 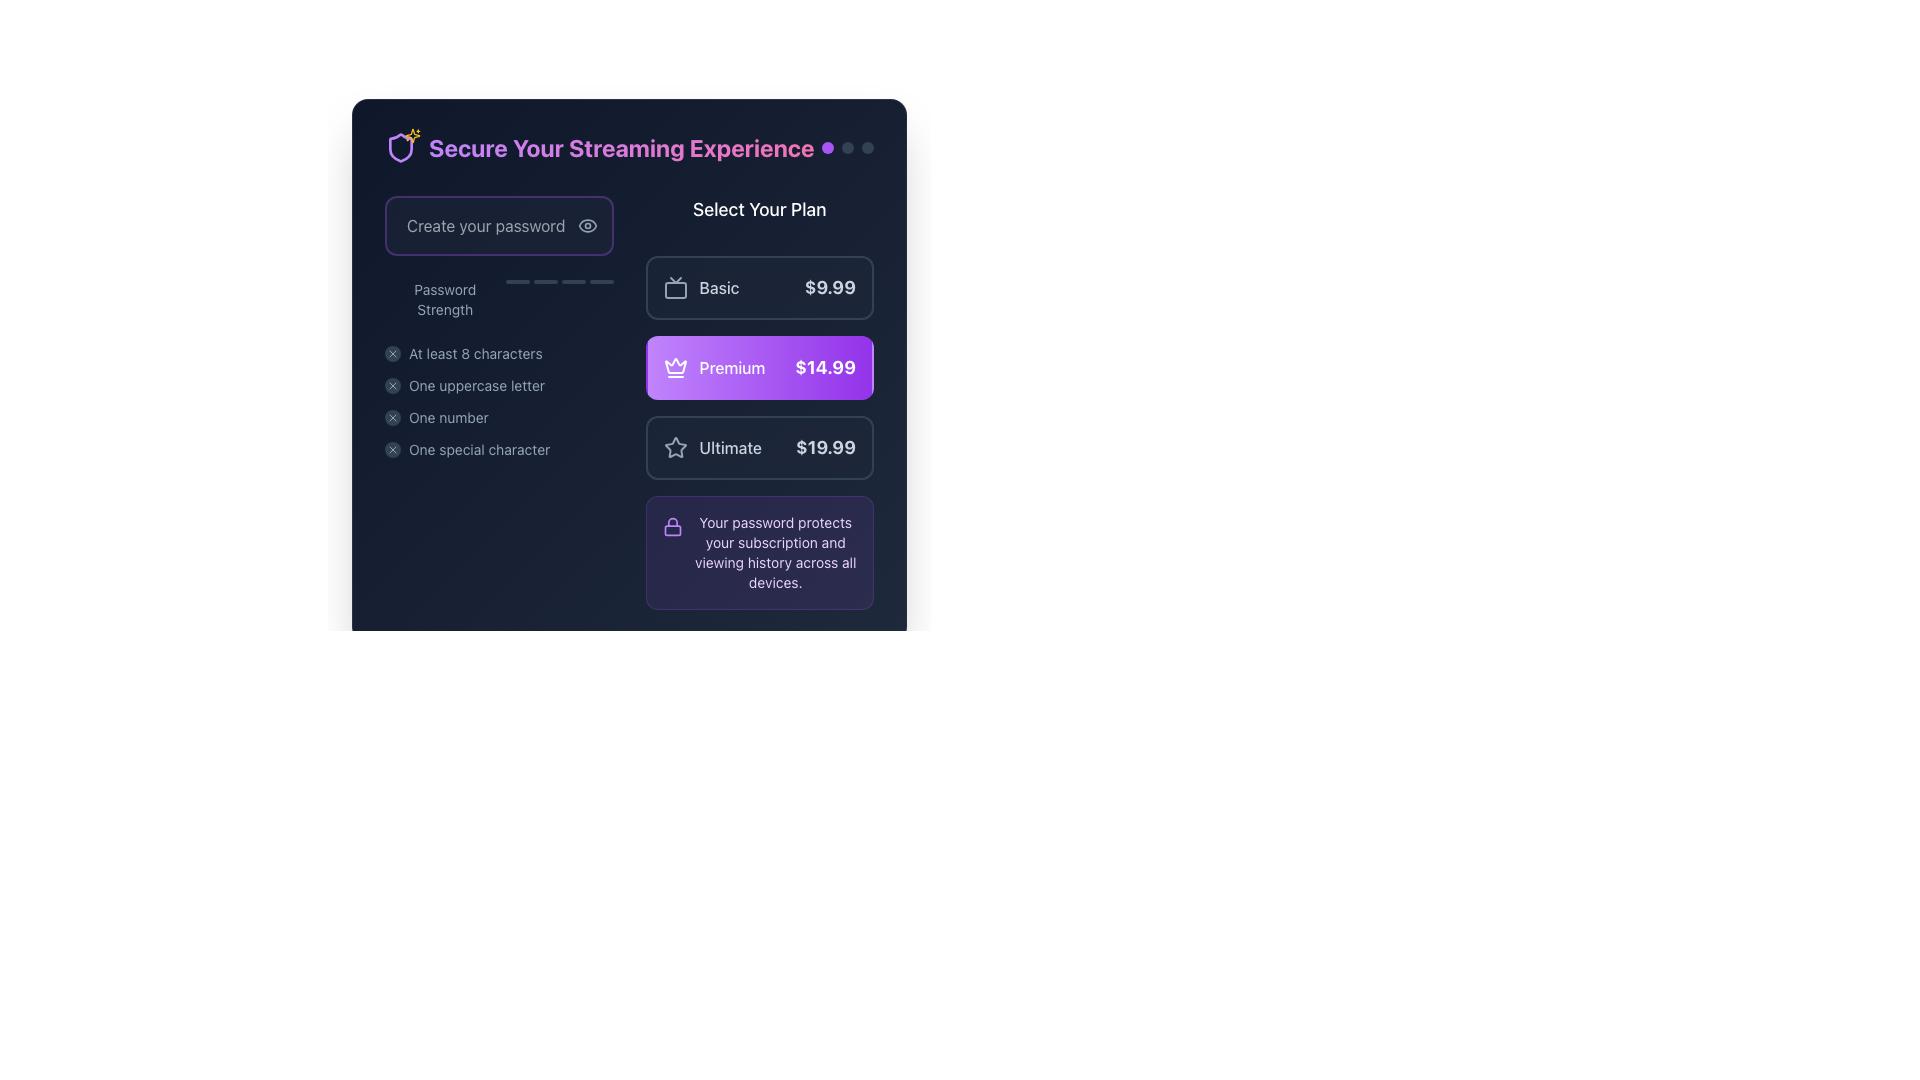 What do you see at coordinates (620, 146) in the screenshot?
I see `the bold stylized text 'Secure Your Streaming Experience' which is rendered in a gradient color and is positioned near the top of the panel, horizontally centered in the header section` at bounding box center [620, 146].